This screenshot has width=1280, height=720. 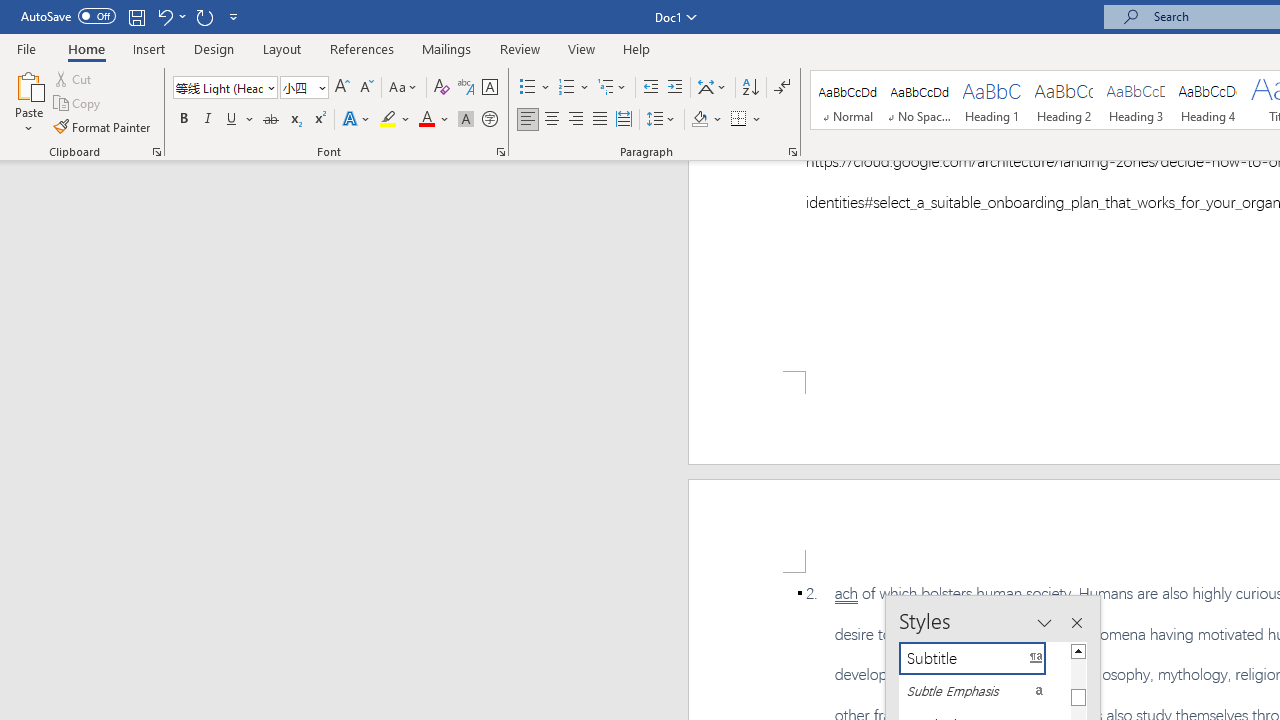 What do you see at coordinates (403, 86) in the screenshot?
I see `'Change Case'` at bounding box center [403, 86].